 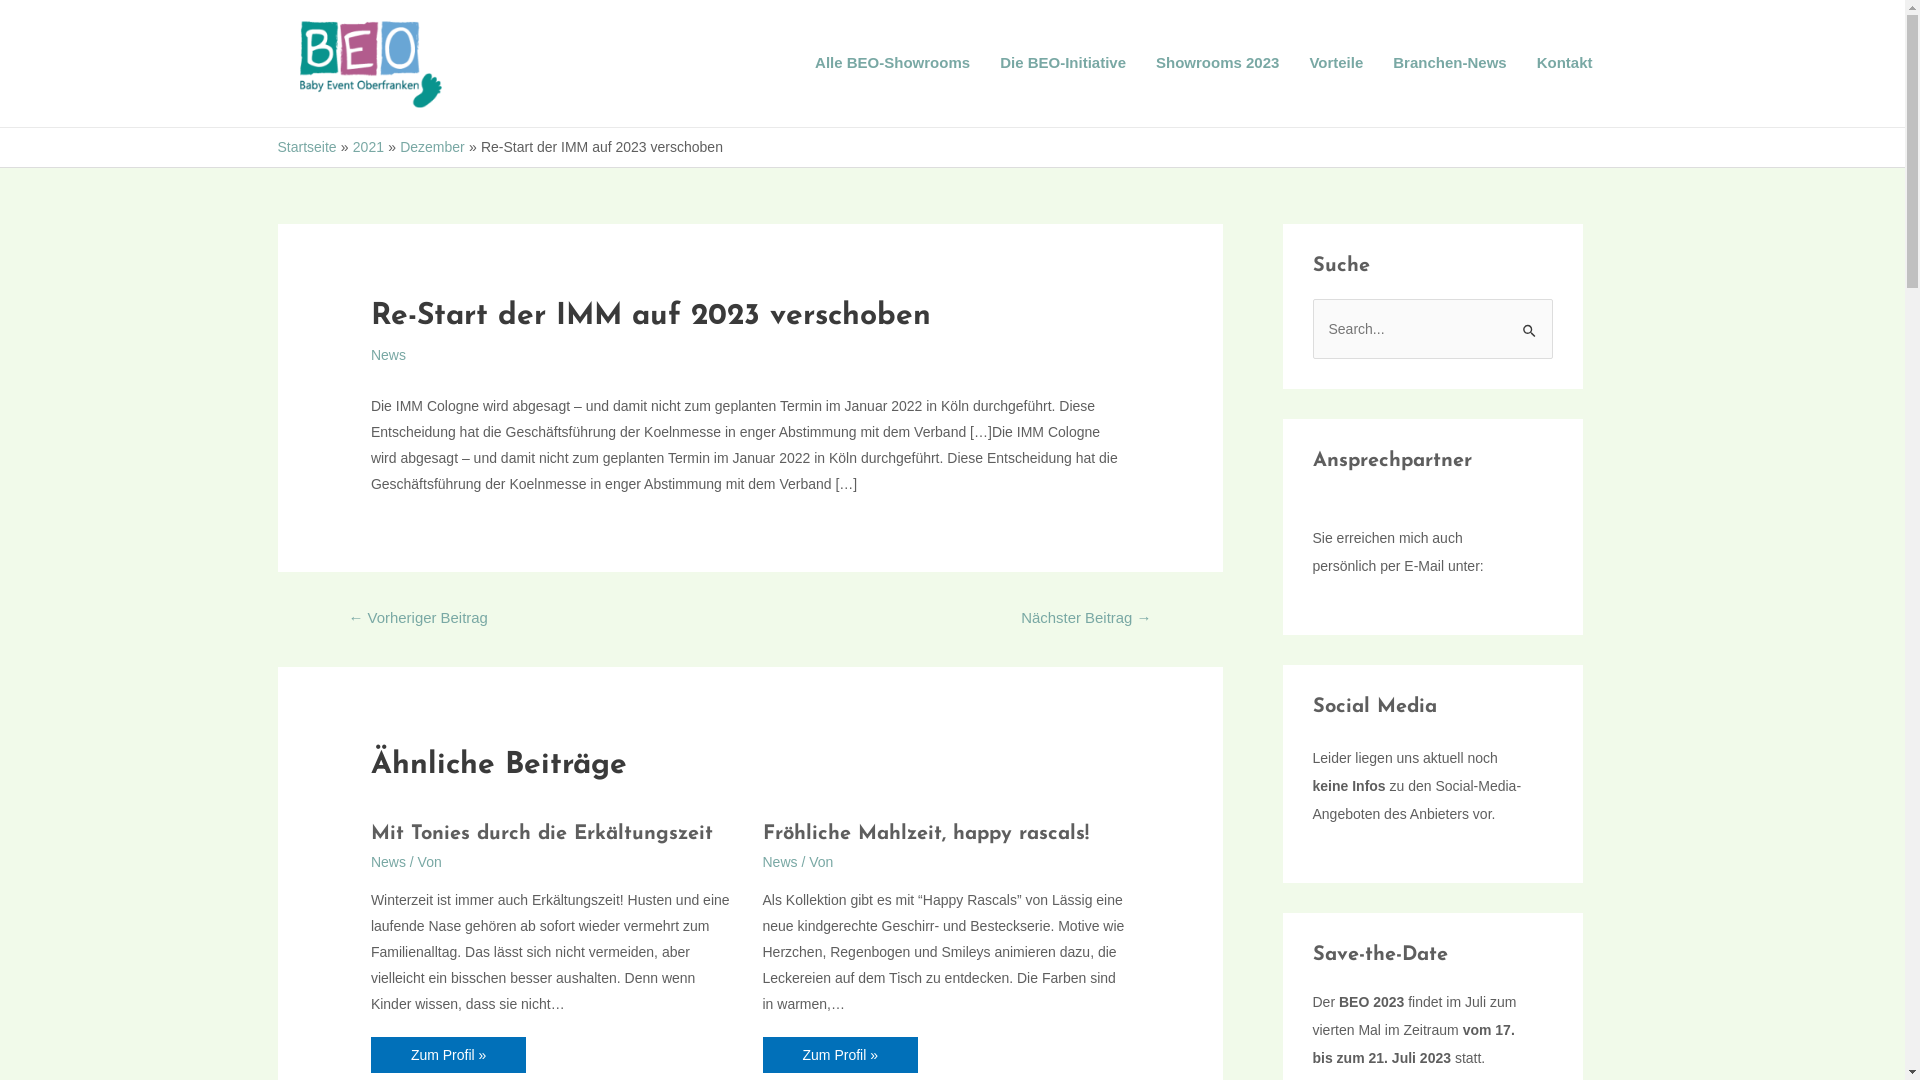 I want to click on 'Showrooms 2023', so click(x=1216, y=61).